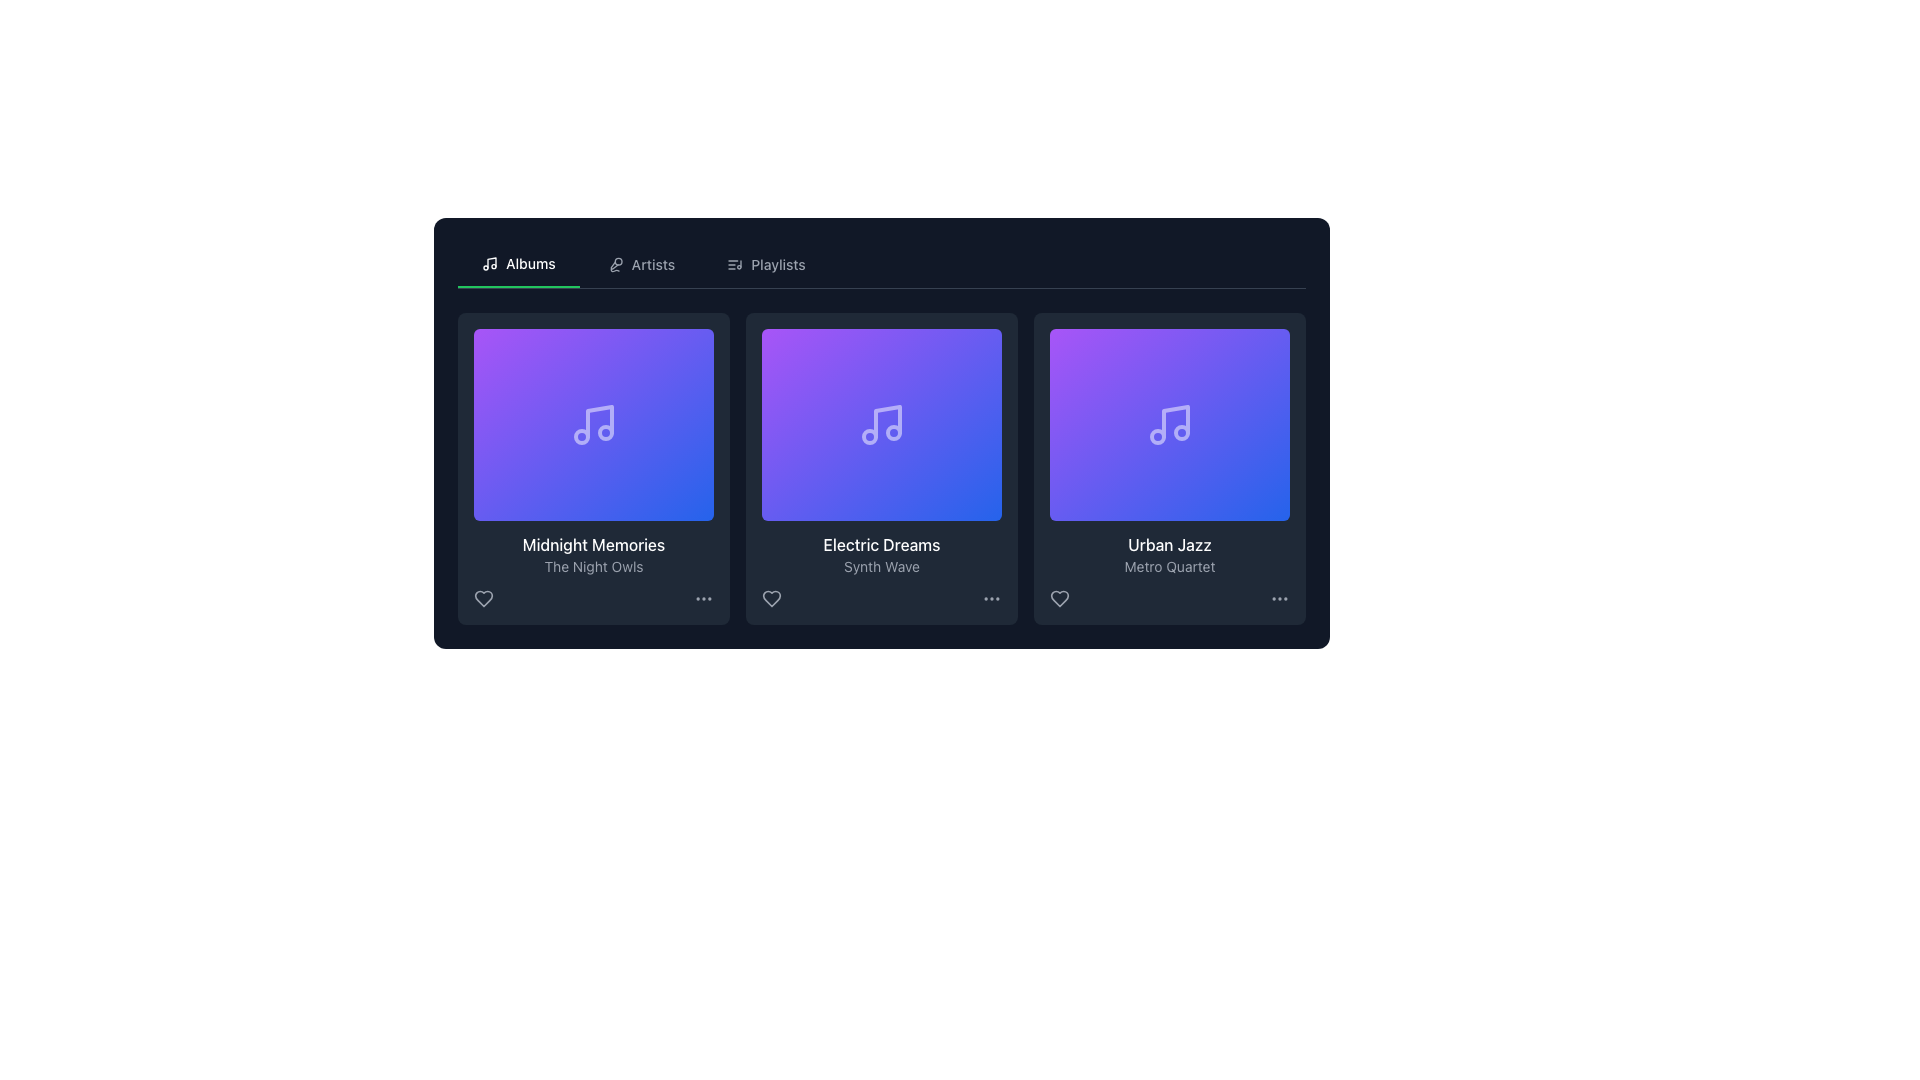 The image size is (1920, 1080). Describe the element at coordinates (604, 431) in the screenshot. I see `the rightmost circle shape within the music icon on the first card labeled 'Midnight Memories' in the interface` at that location.